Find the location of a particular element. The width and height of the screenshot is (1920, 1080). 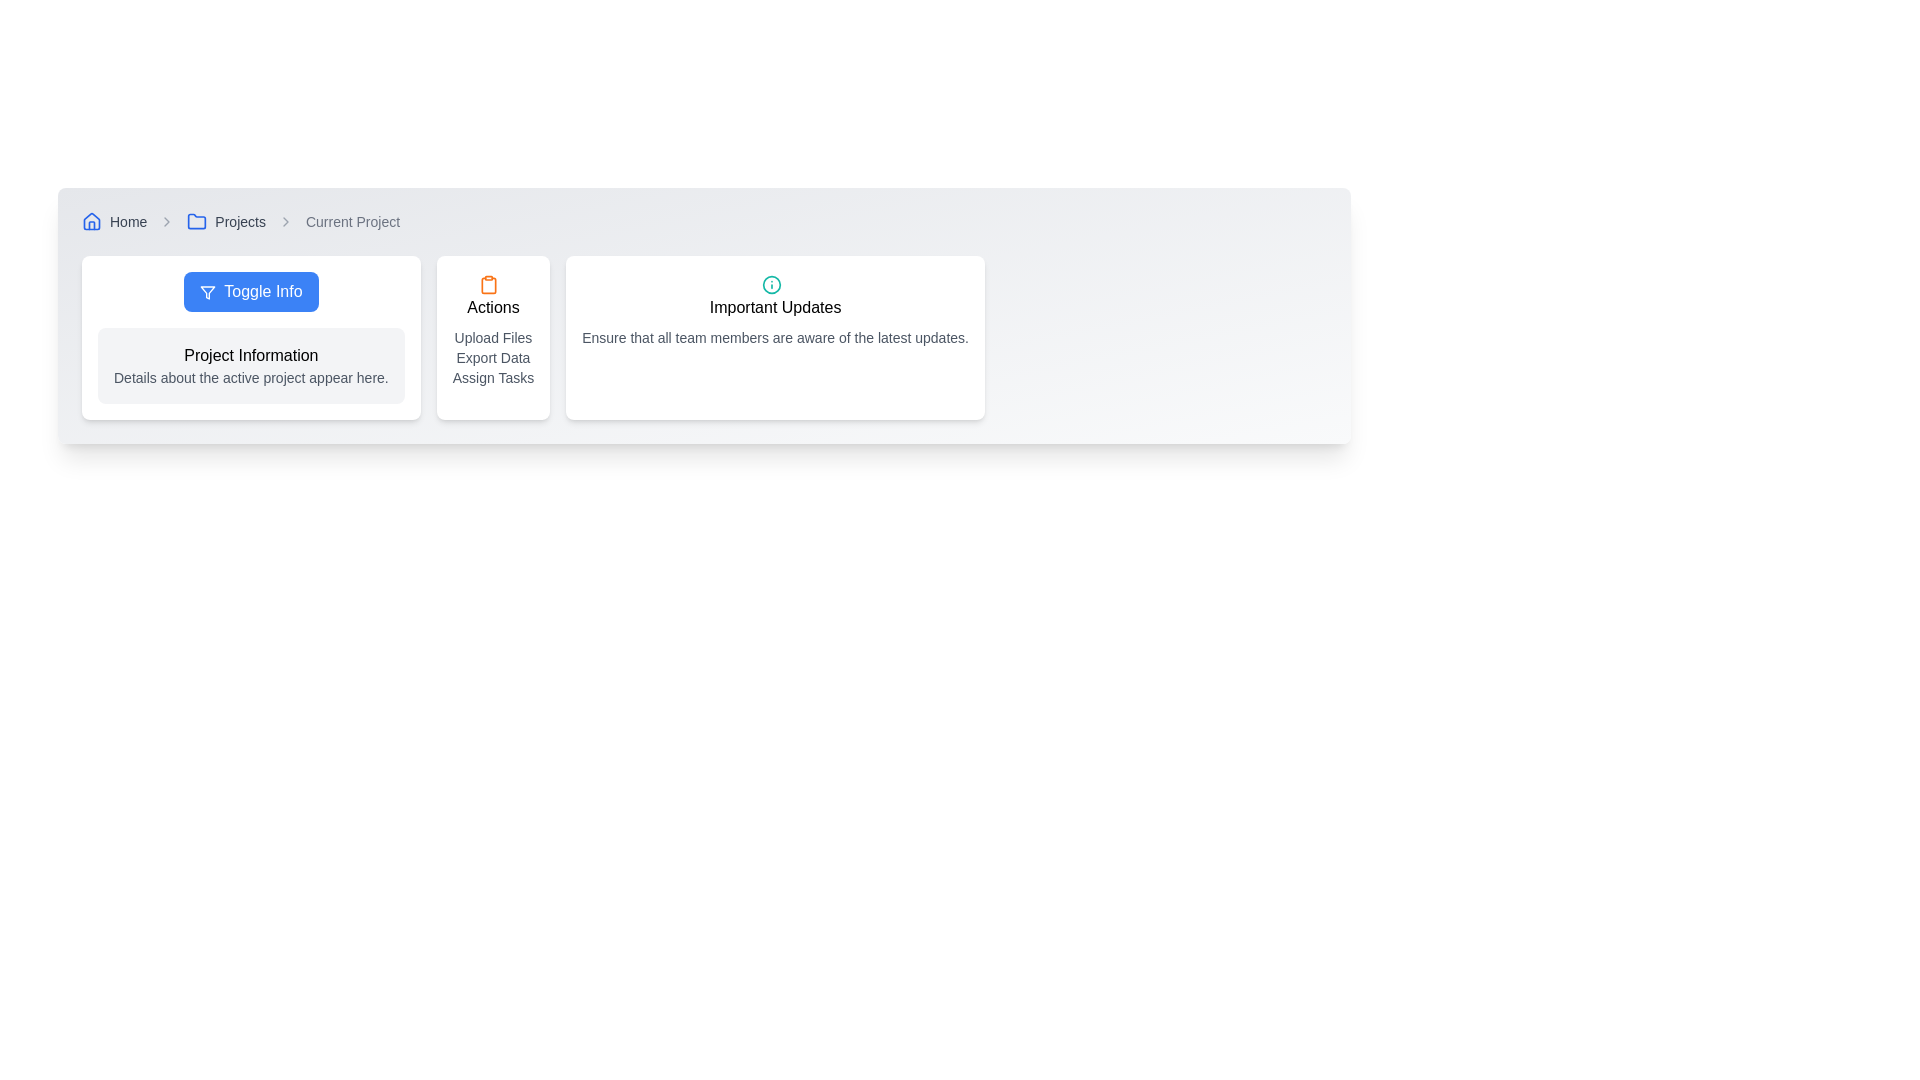

the 'Important Updates' text label is located at coordinates (774, 308).